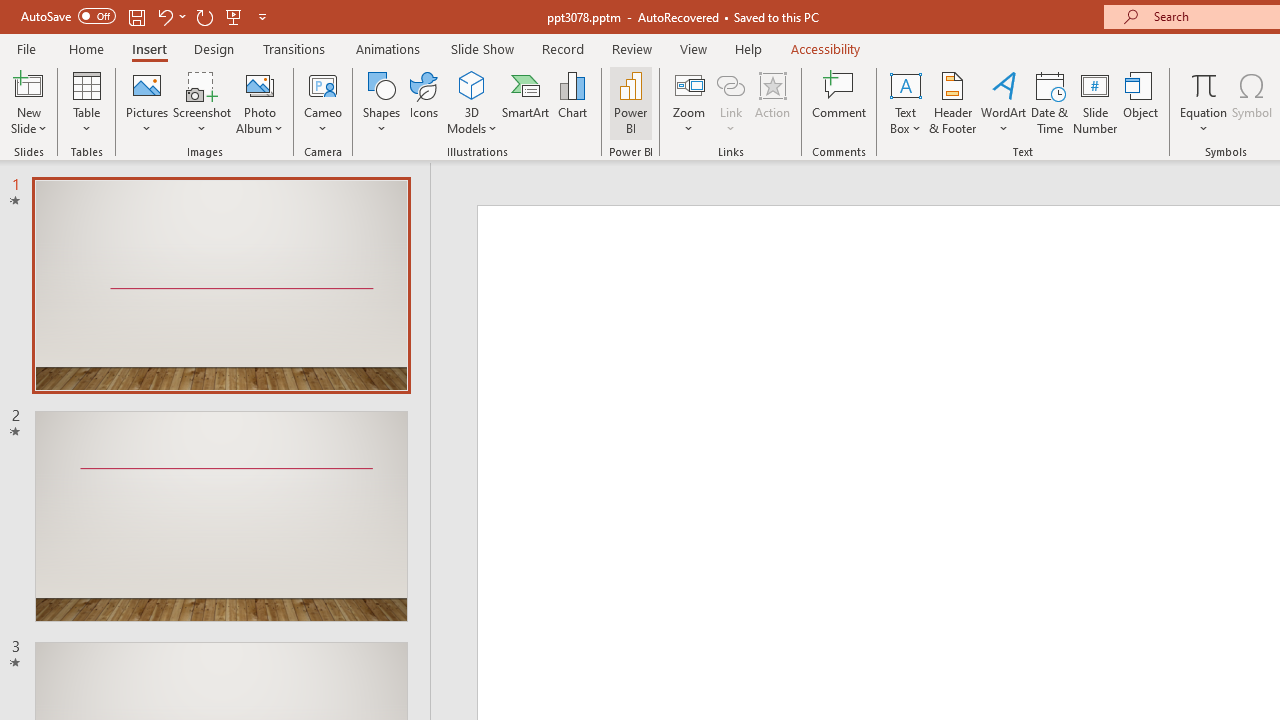 This screenshot has width=1280, height=720. Describe the element at coordinates (471, 84) in the screenshot. I see `'3D Models'` at that location.